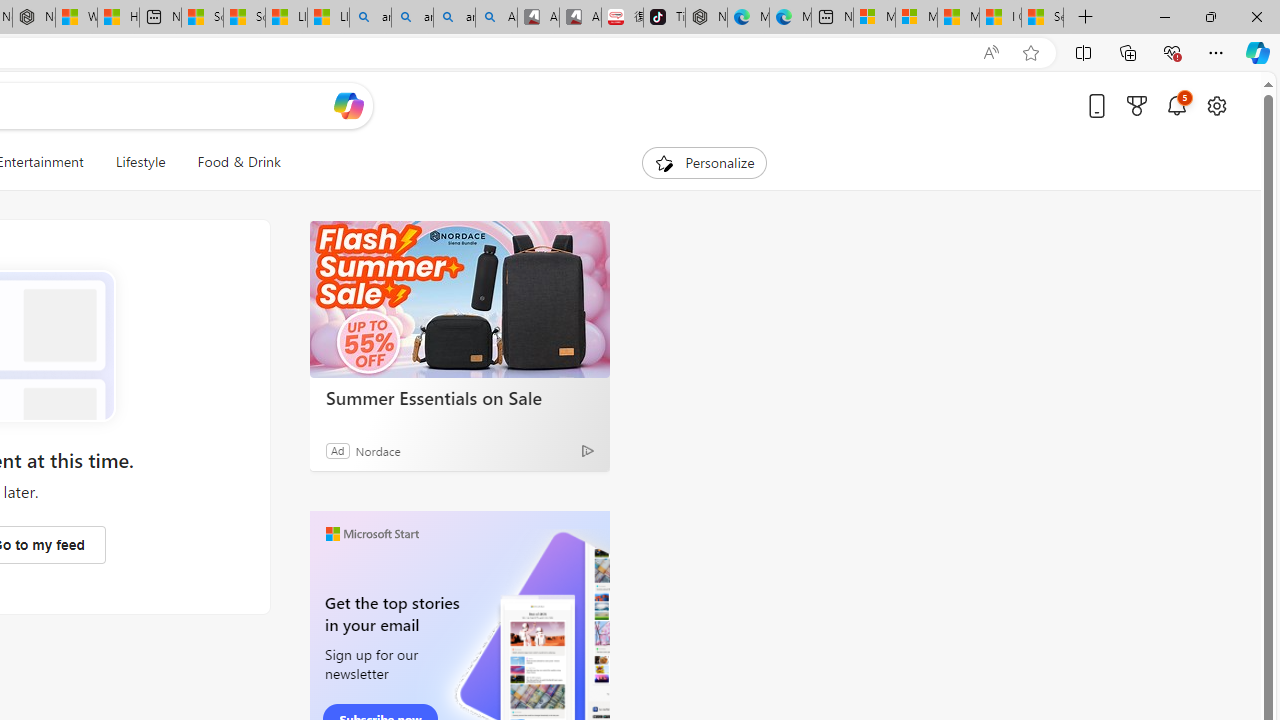  Describe the element at coordinates (459, 299) in the screenshot. I see `'Summer Essentials on Sale'` at that location.